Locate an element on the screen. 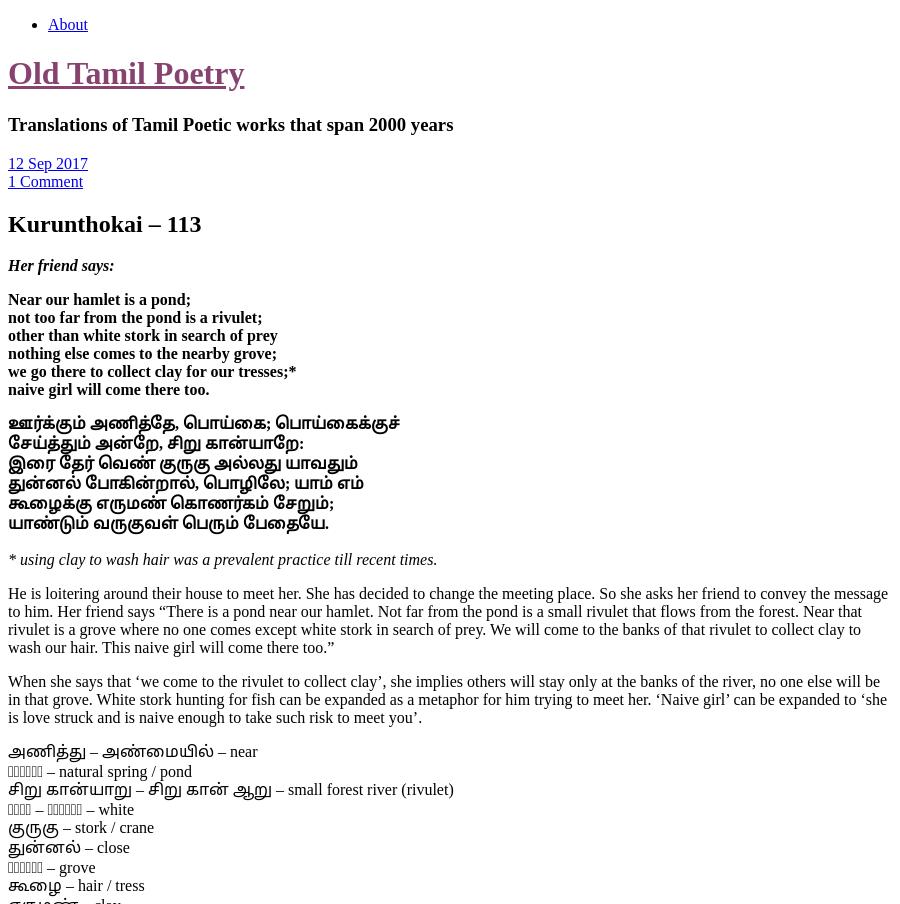  'Translations of Tamil Poetic works that span 2000 years' is located at coordinates (229, 122).